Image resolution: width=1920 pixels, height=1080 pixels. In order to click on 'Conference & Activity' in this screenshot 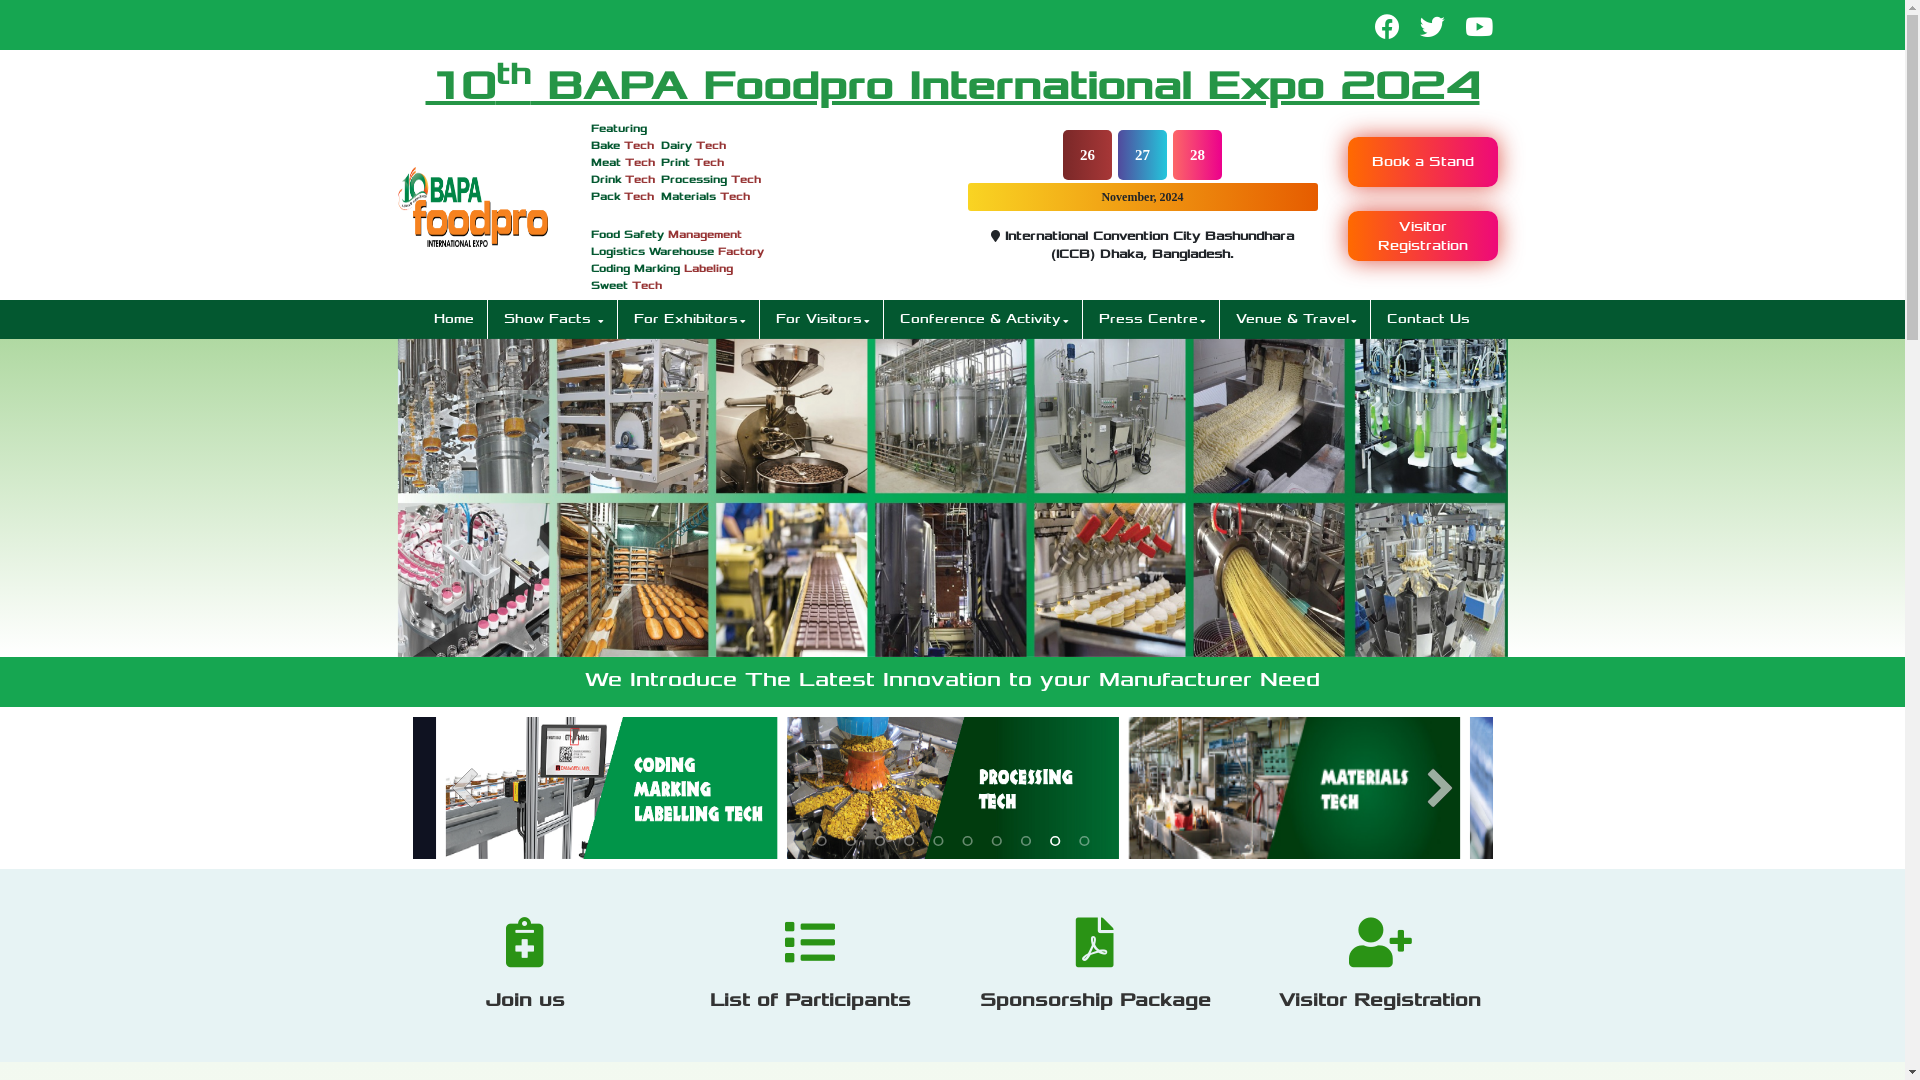, I will do `click(887, 318)`.